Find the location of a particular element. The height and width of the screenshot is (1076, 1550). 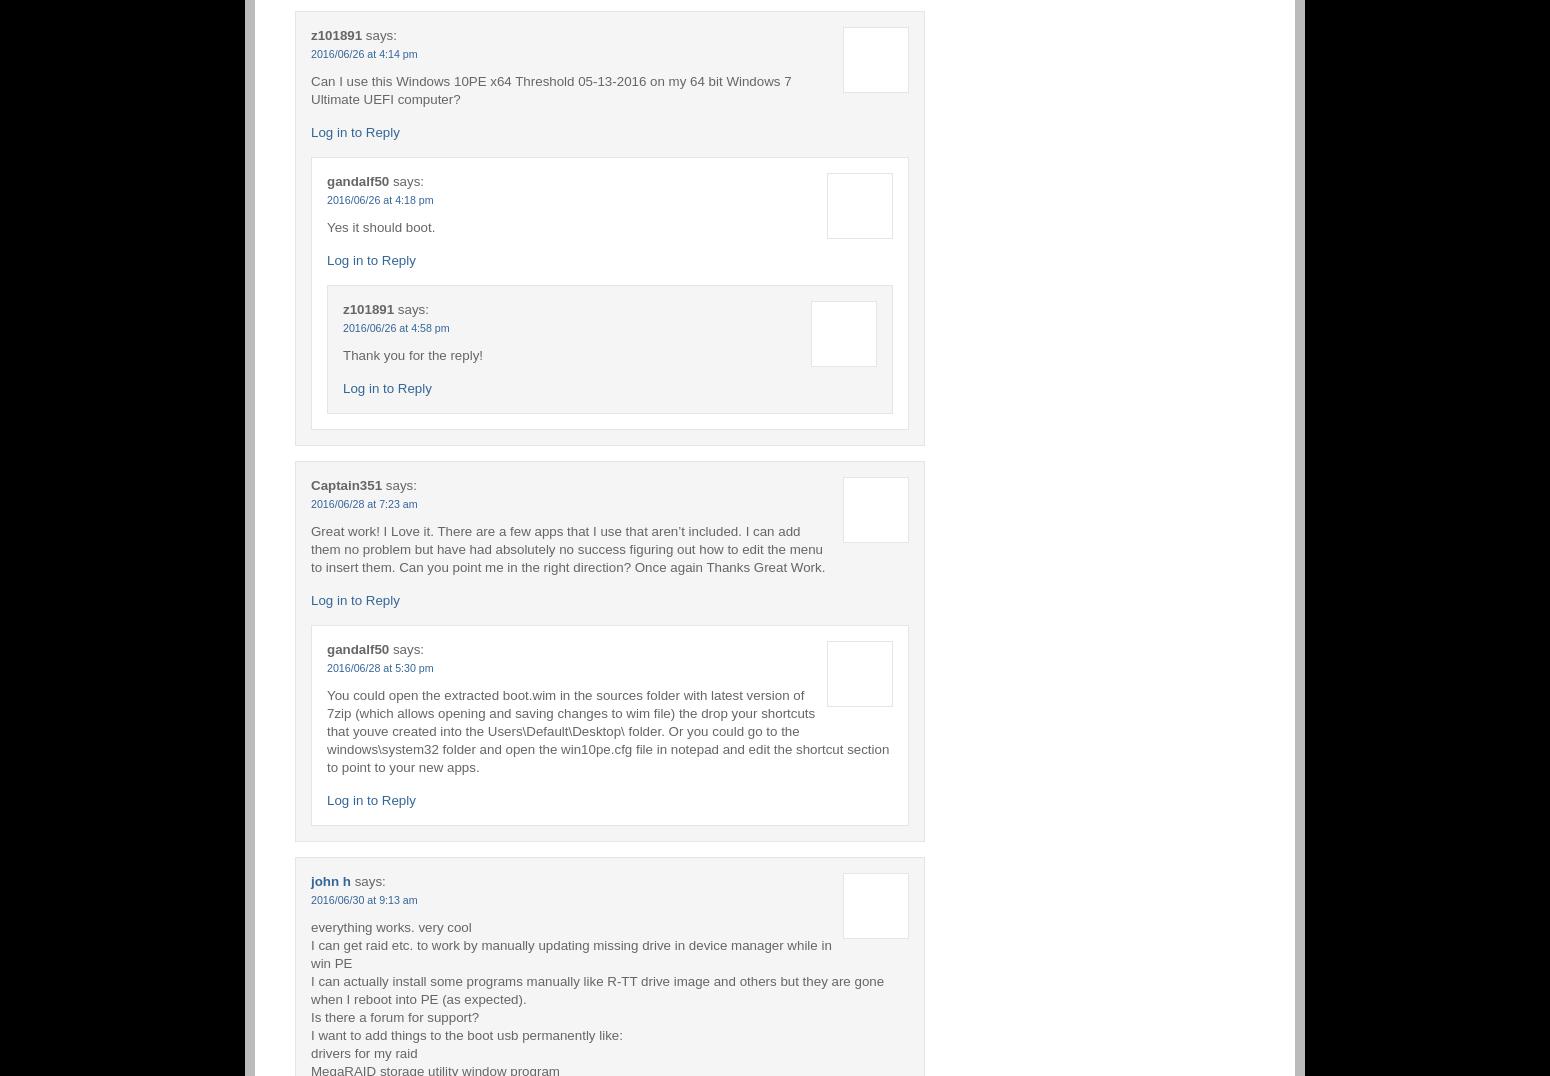

'john h' is located at coordinates (329, 880).